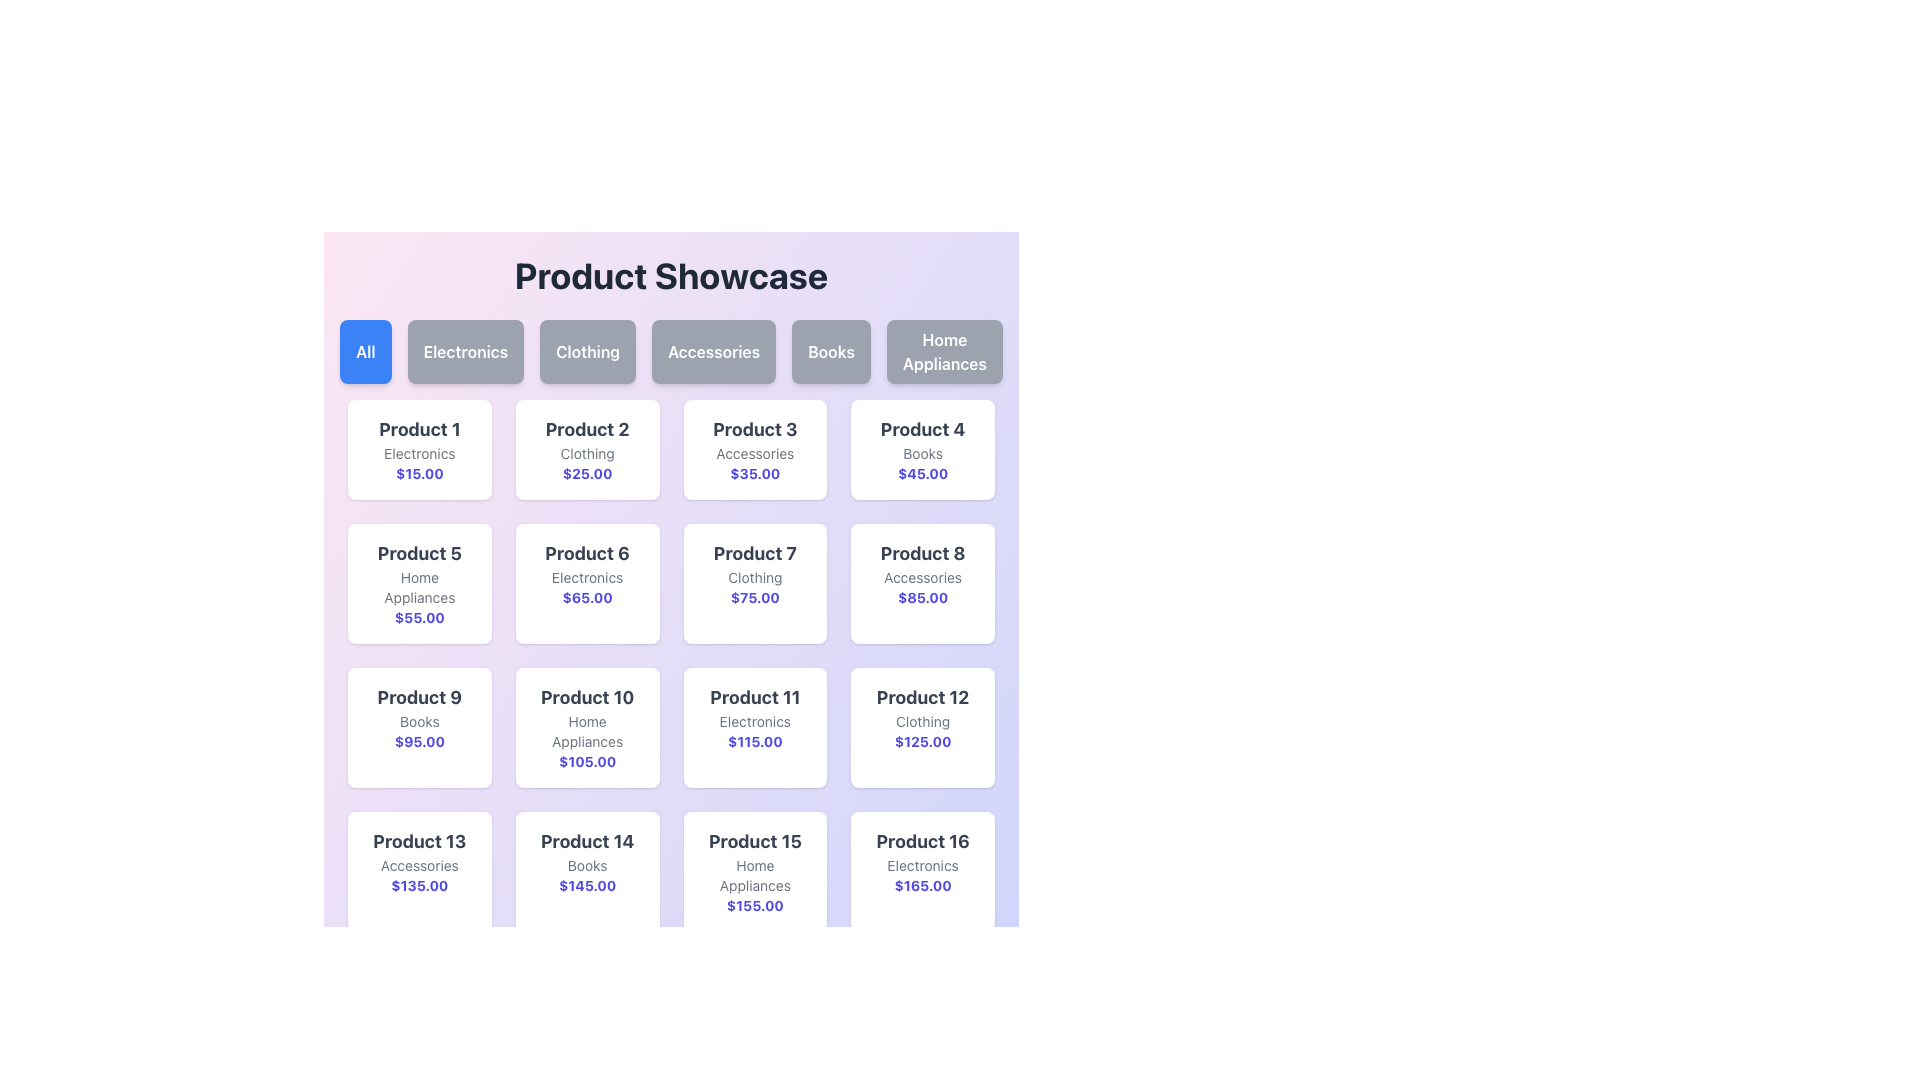  I want to click on the product display card located in the leftmost column of the third row in the product showcase grid, which provides information about a specific product including its name, category, and price, so click(418, 728).